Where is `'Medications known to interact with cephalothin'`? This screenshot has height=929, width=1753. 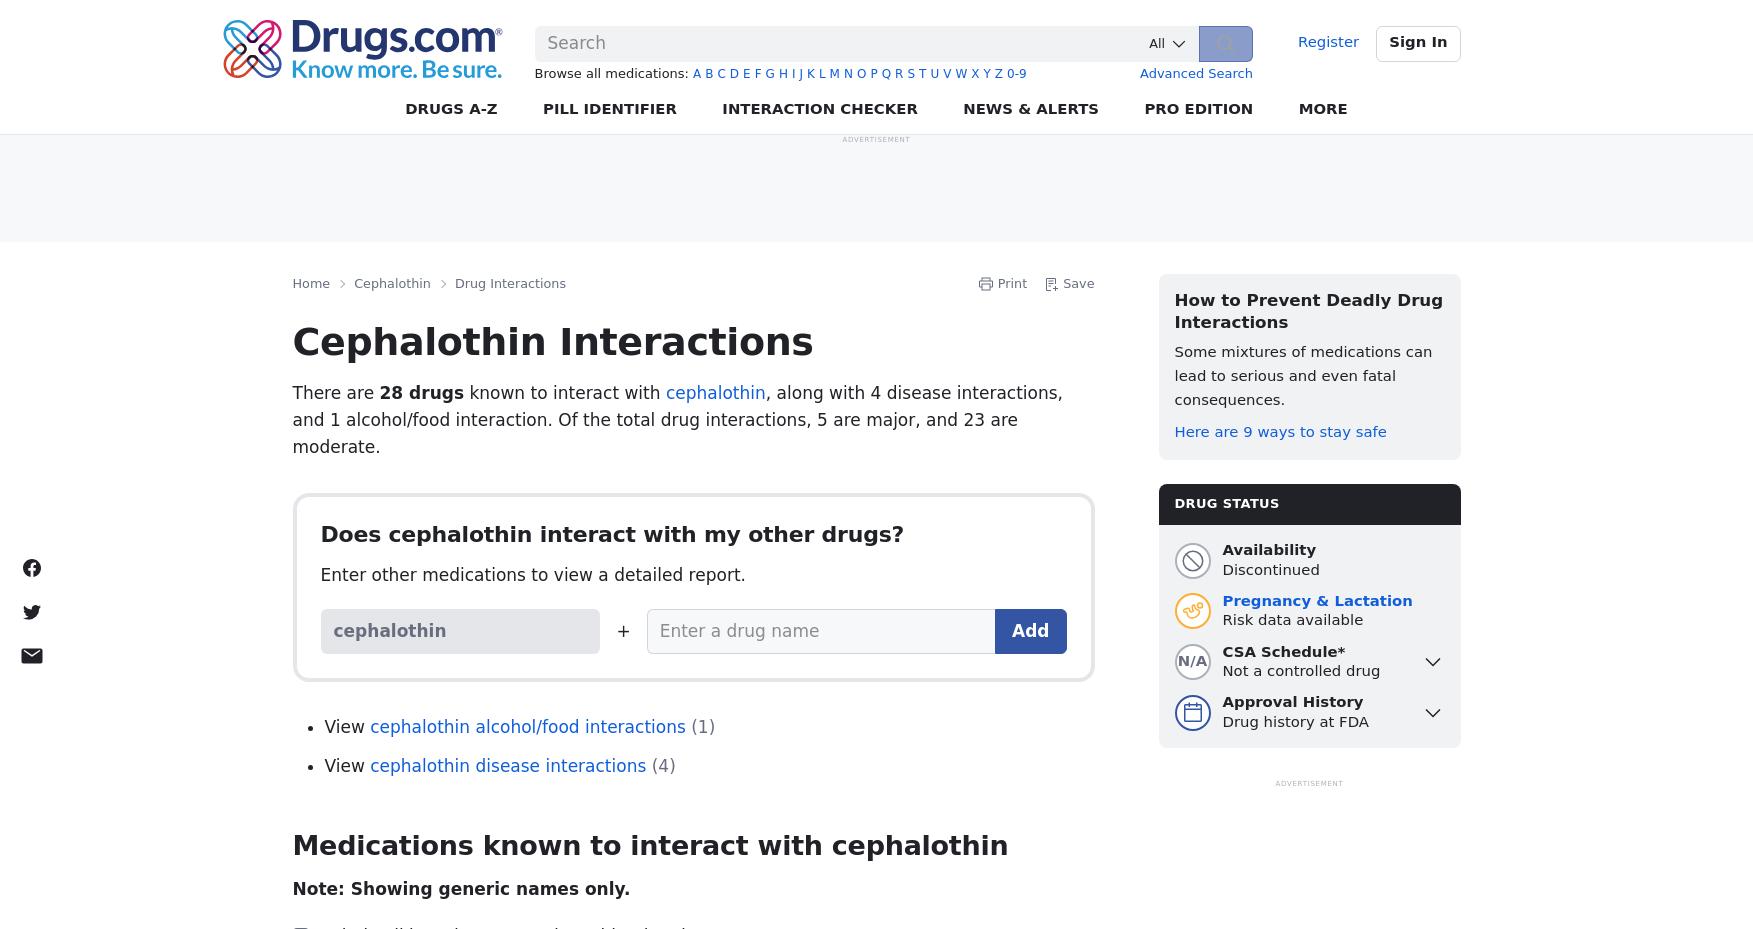 'Medications known to interact with cephalothin' is located at coordinates (650, 845).